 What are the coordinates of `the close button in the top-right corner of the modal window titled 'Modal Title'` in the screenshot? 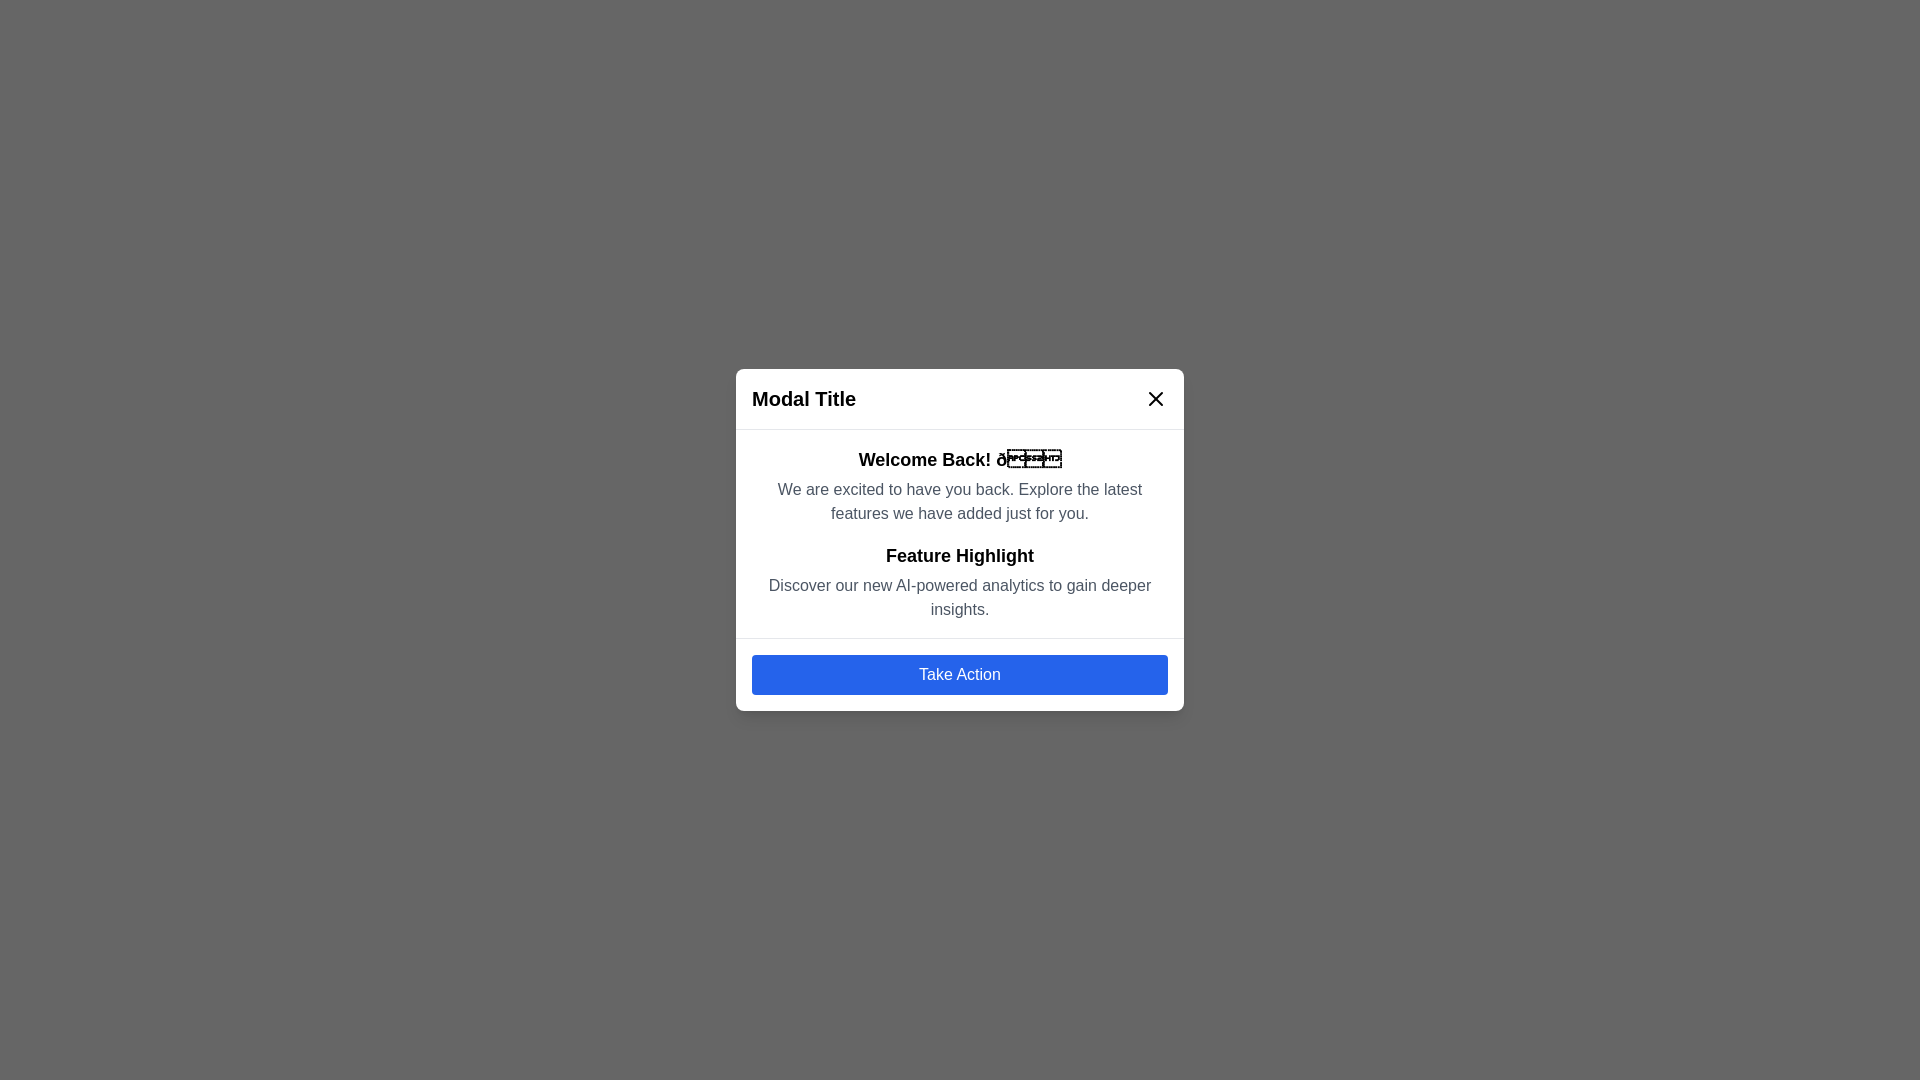 It's located at (1156, 398).